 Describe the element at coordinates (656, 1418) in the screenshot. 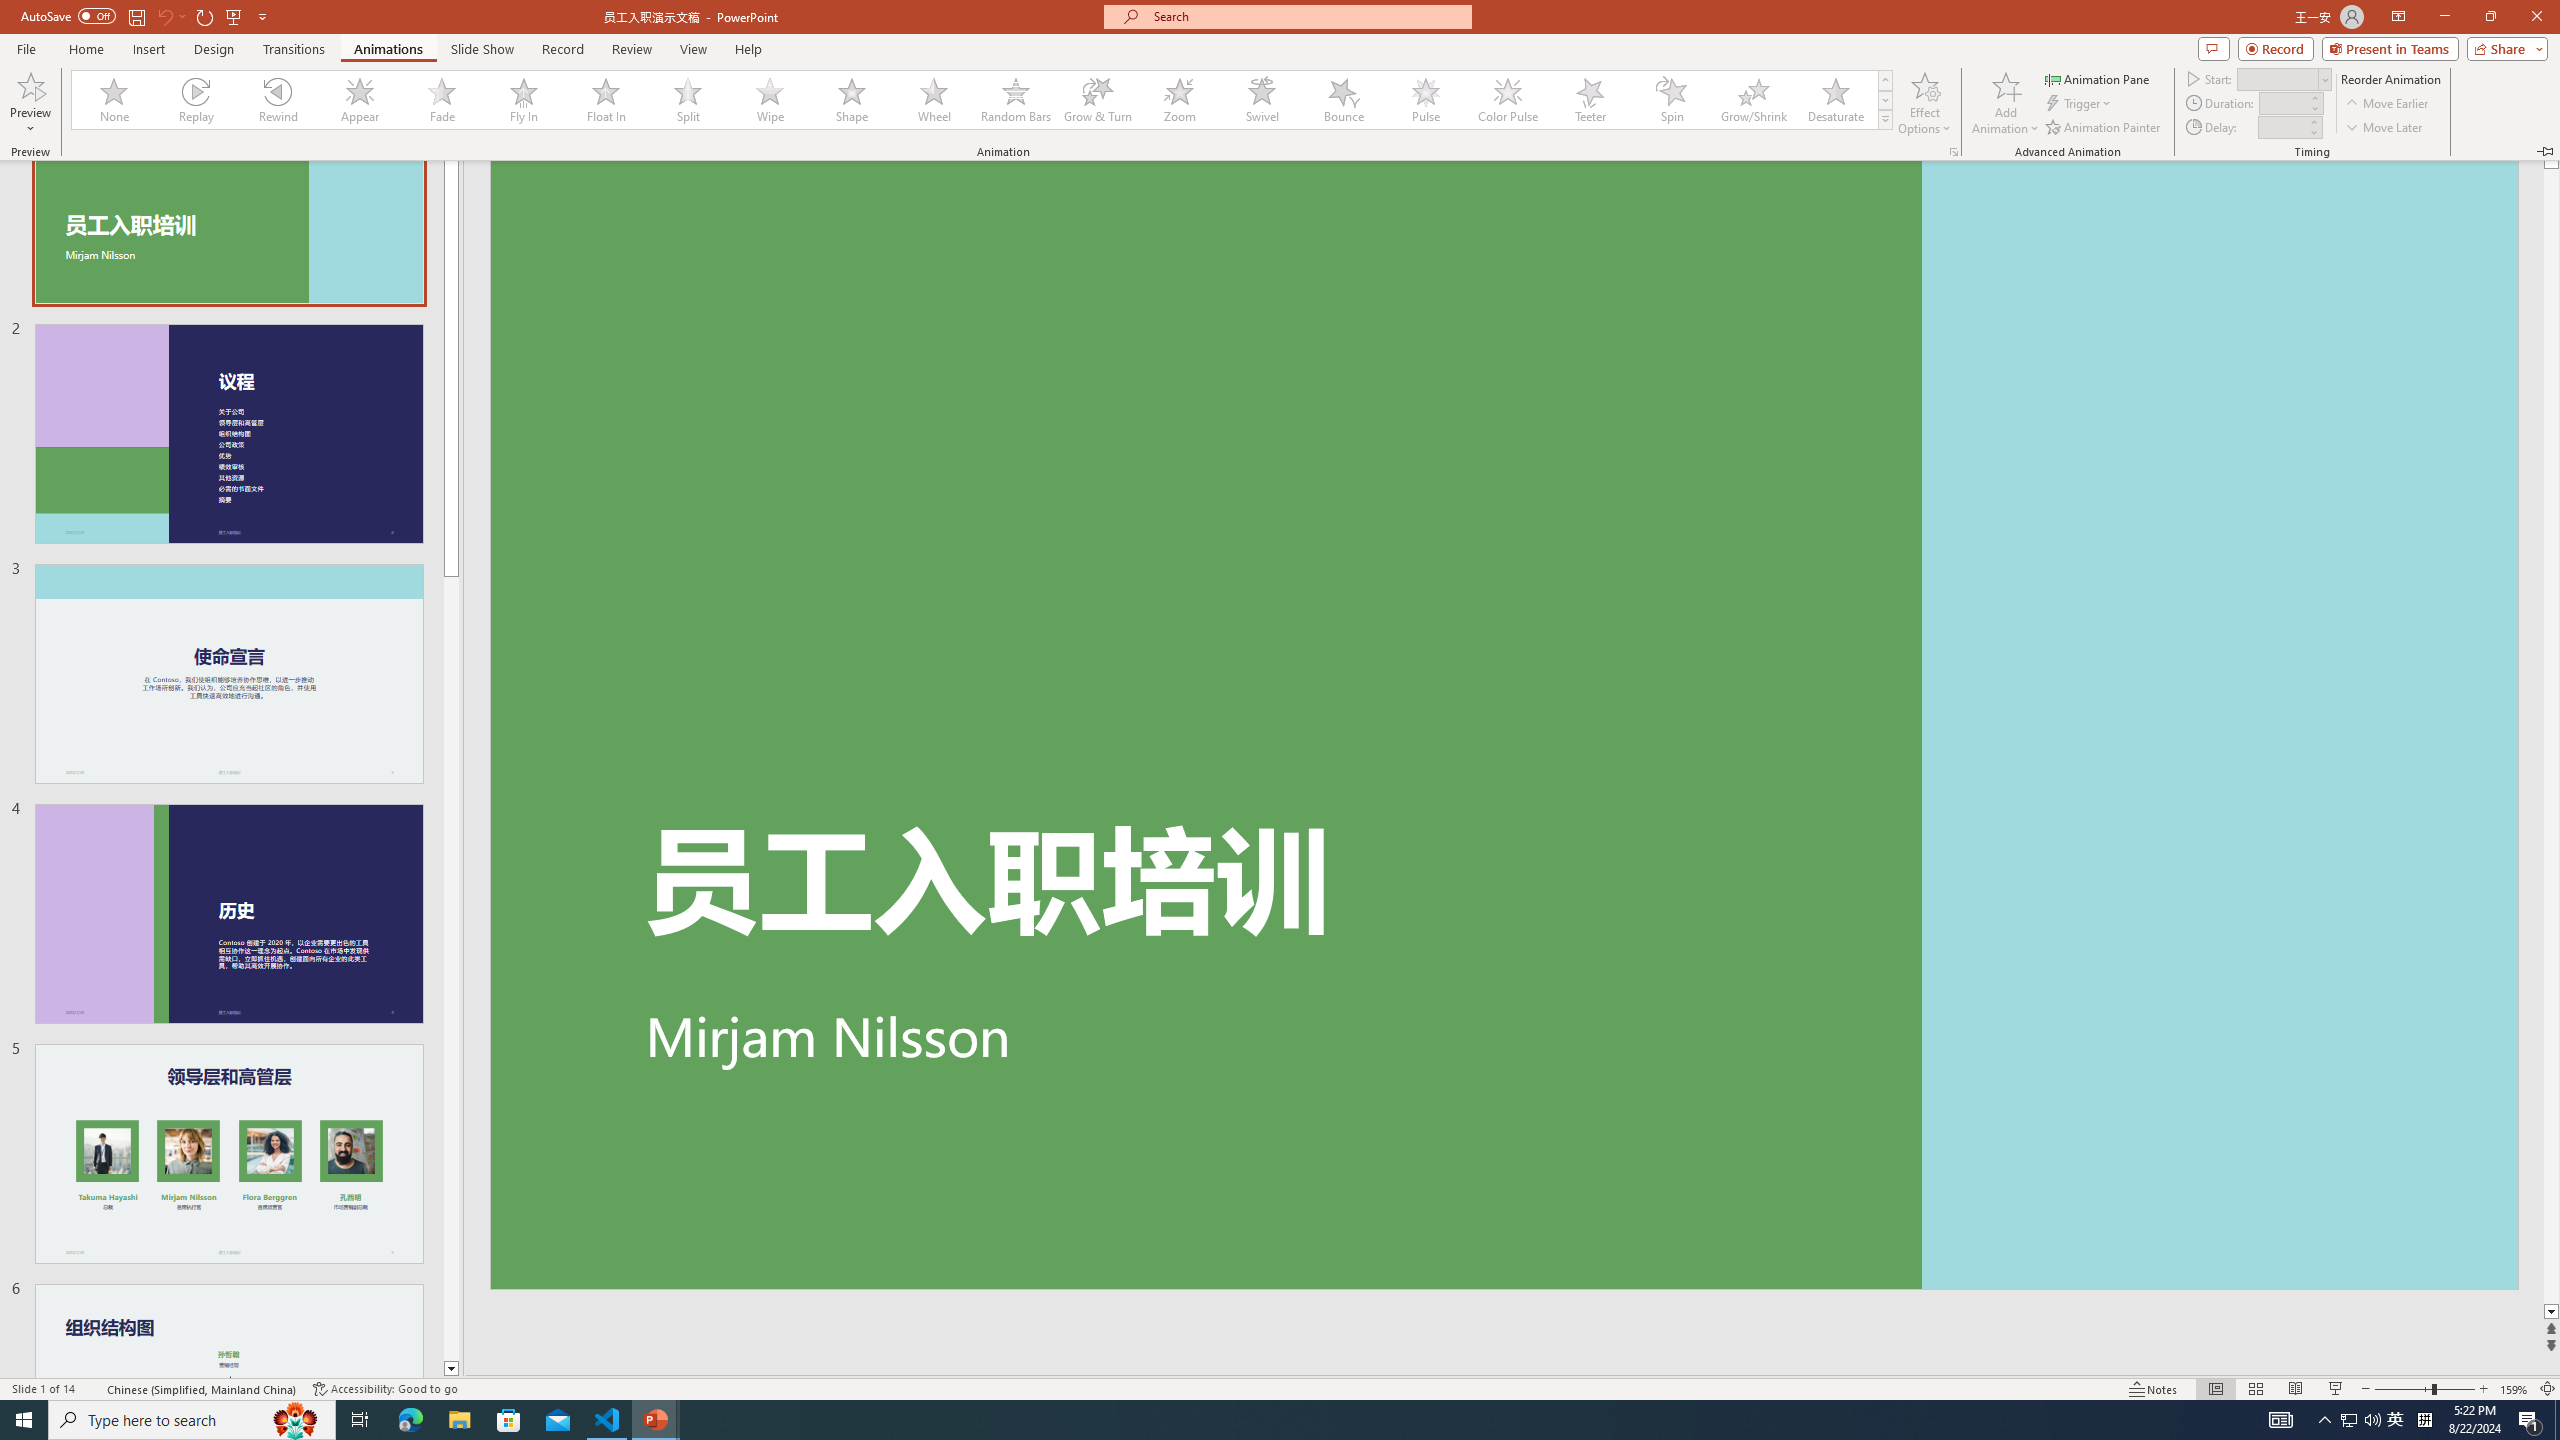

I see `'PowerPoint - 2 running windows'` at that location.